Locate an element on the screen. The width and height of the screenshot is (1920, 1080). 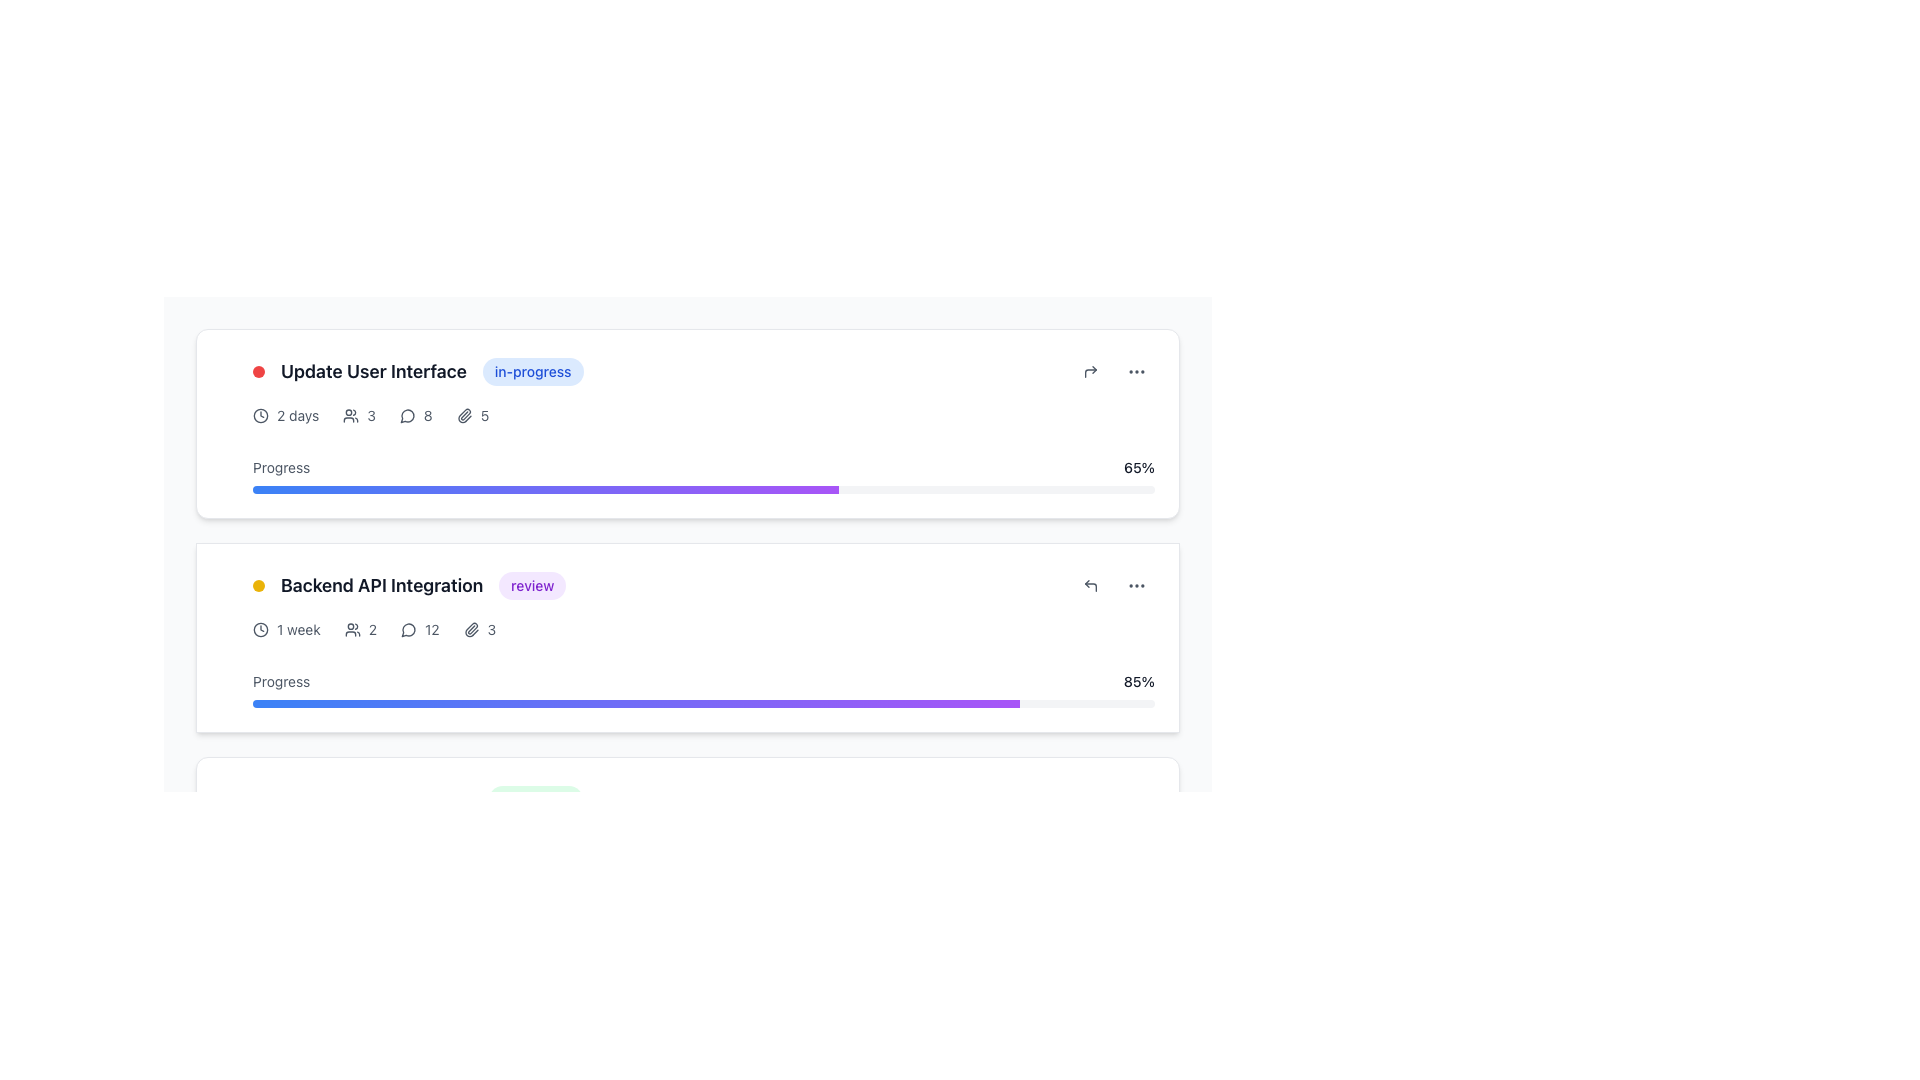
the small, curved arrow icon in the top-right corner of the first task card is located at coordinates (1089, 371).